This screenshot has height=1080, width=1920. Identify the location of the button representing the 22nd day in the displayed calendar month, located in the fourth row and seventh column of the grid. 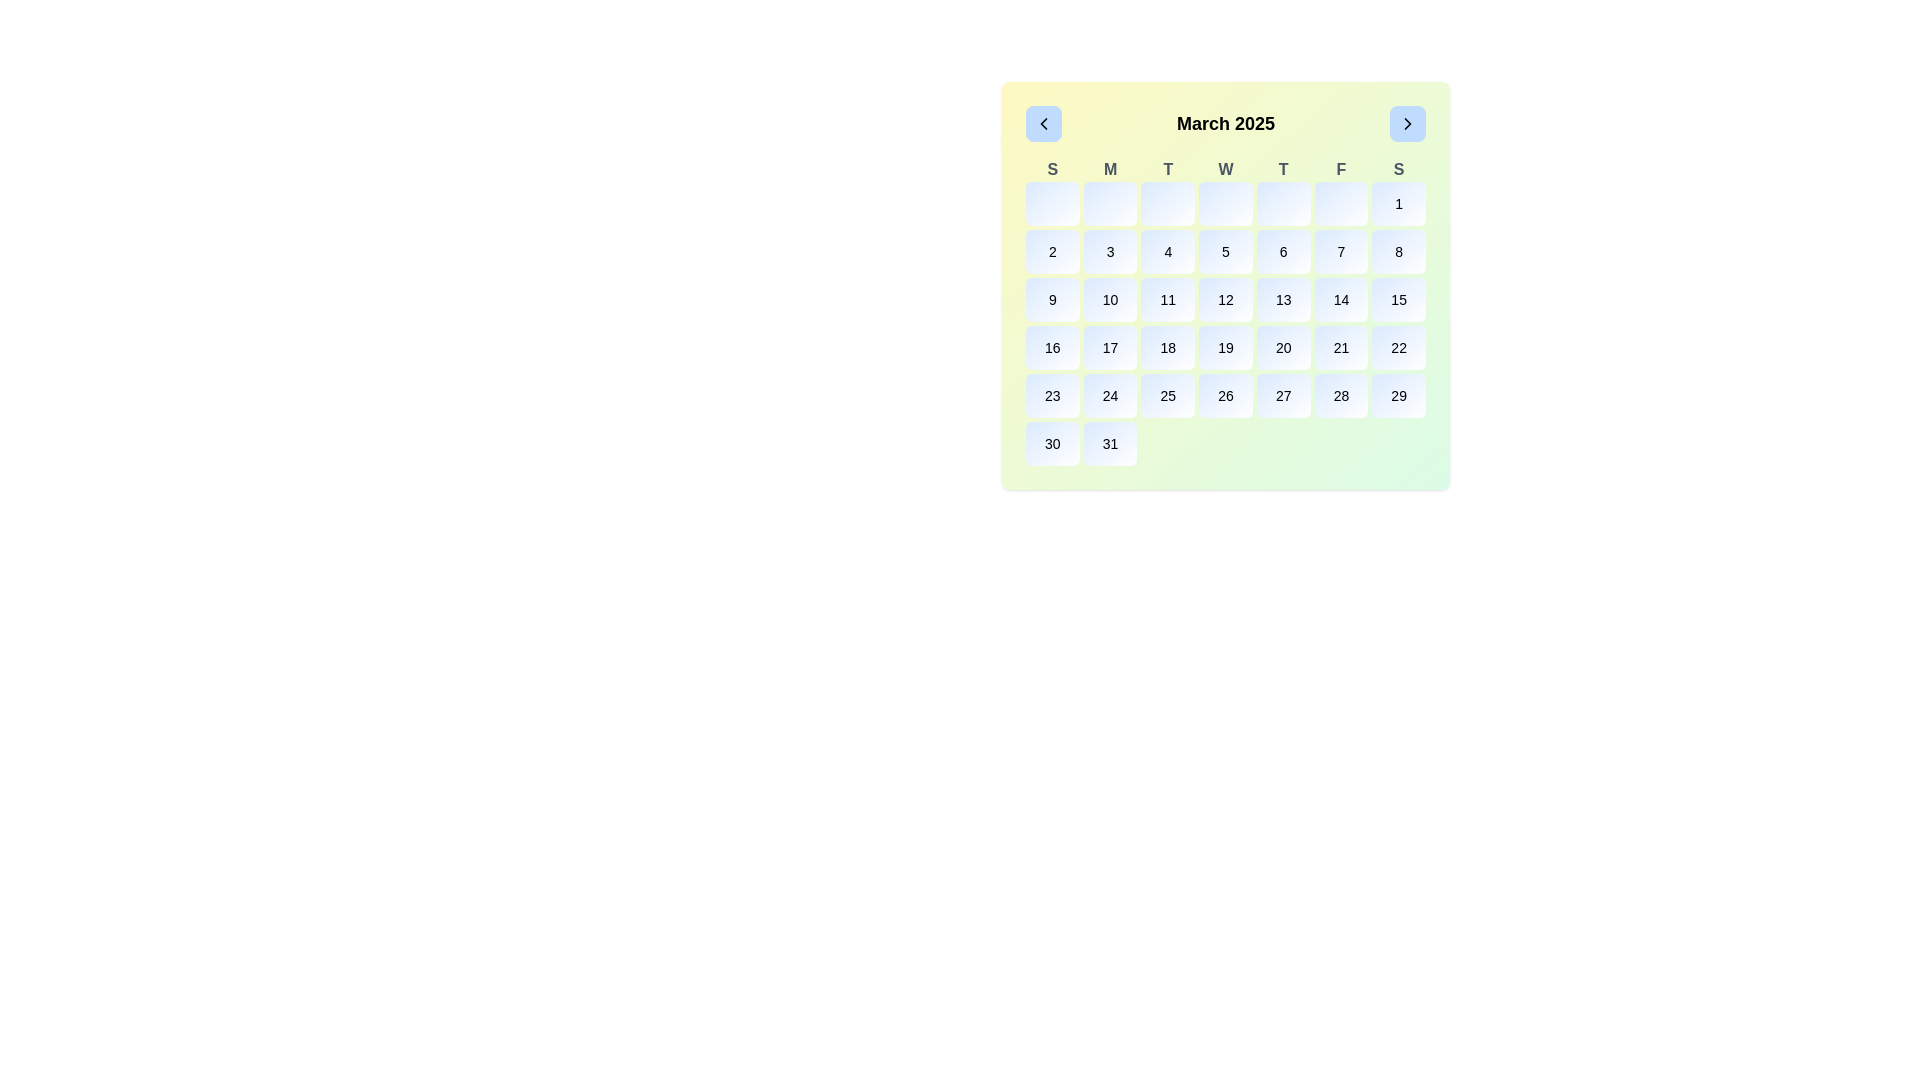
(1398, 346).